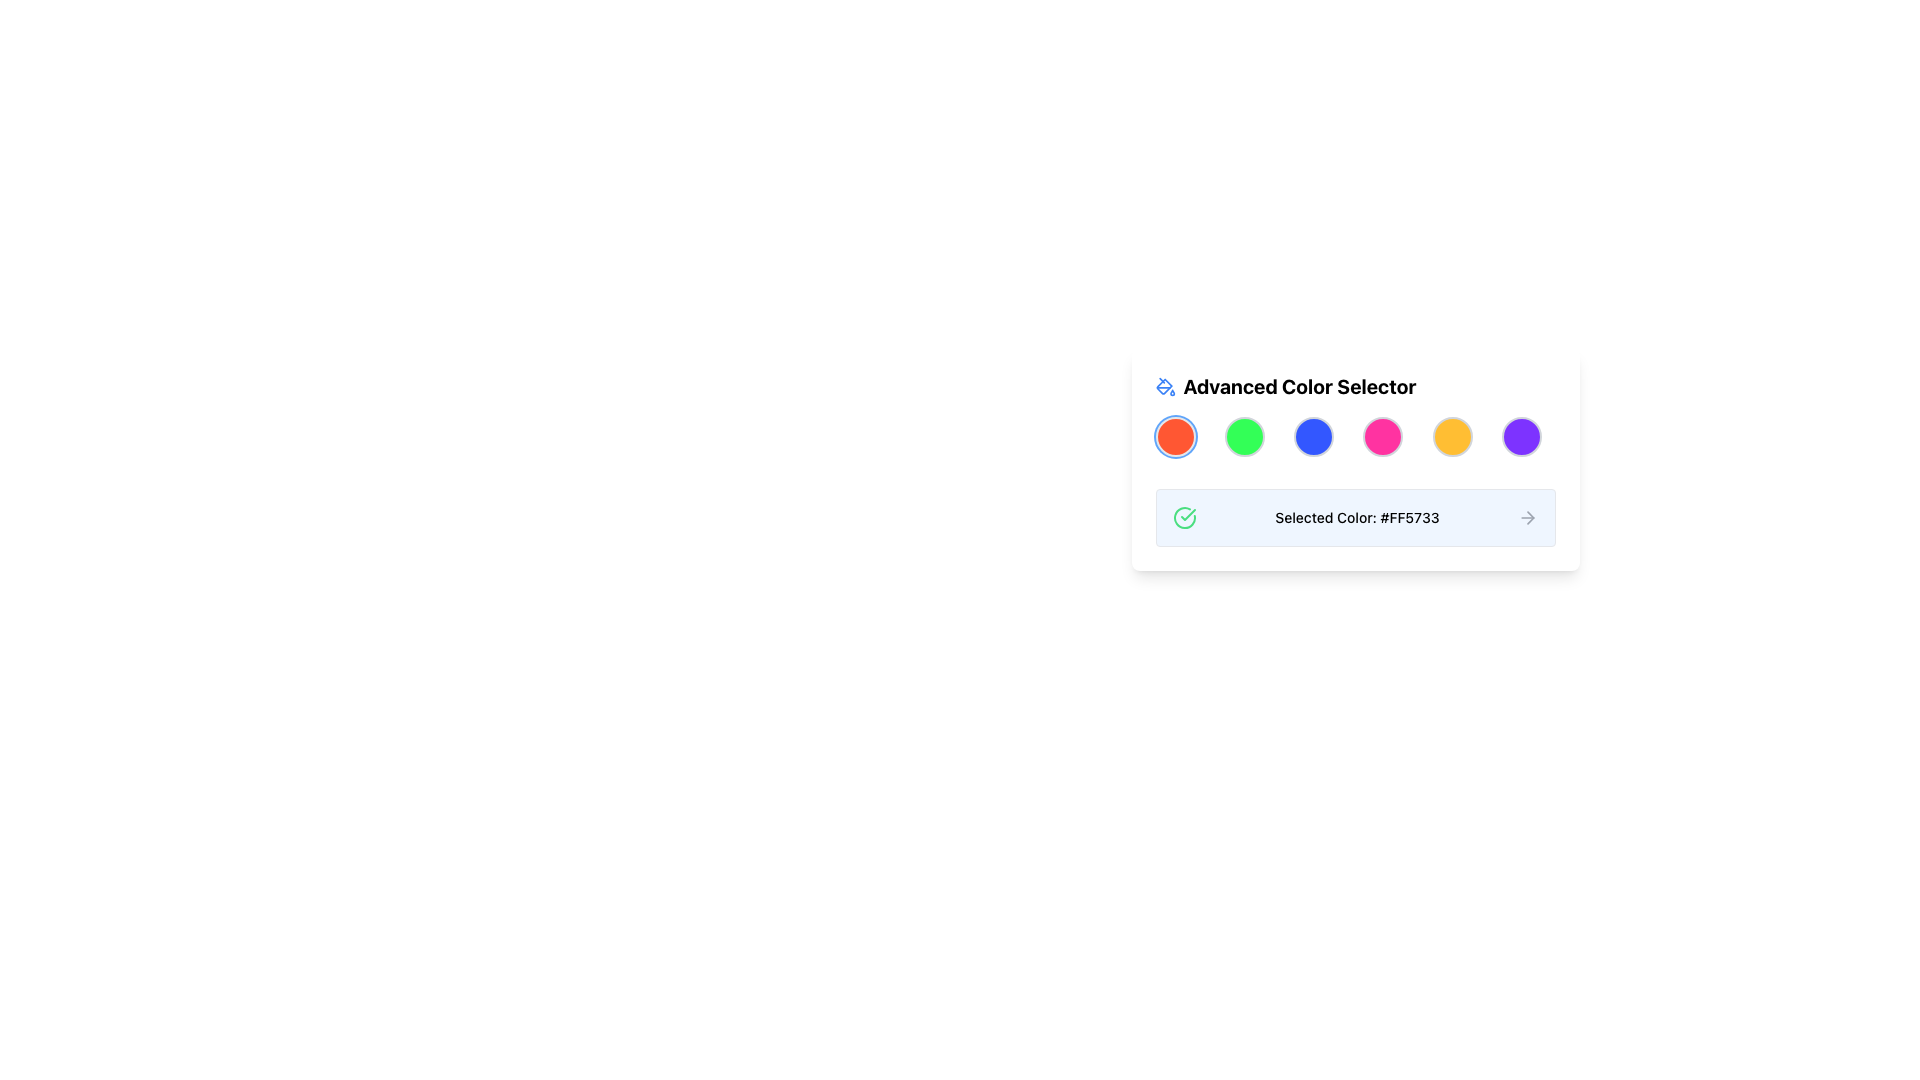 The width and height of the screenshot is (1920, 1080). I want to click on circular icon with a green check mark inside, located on the left side of the 'Selected Color: #FF5733' section, so click(1184, 516).